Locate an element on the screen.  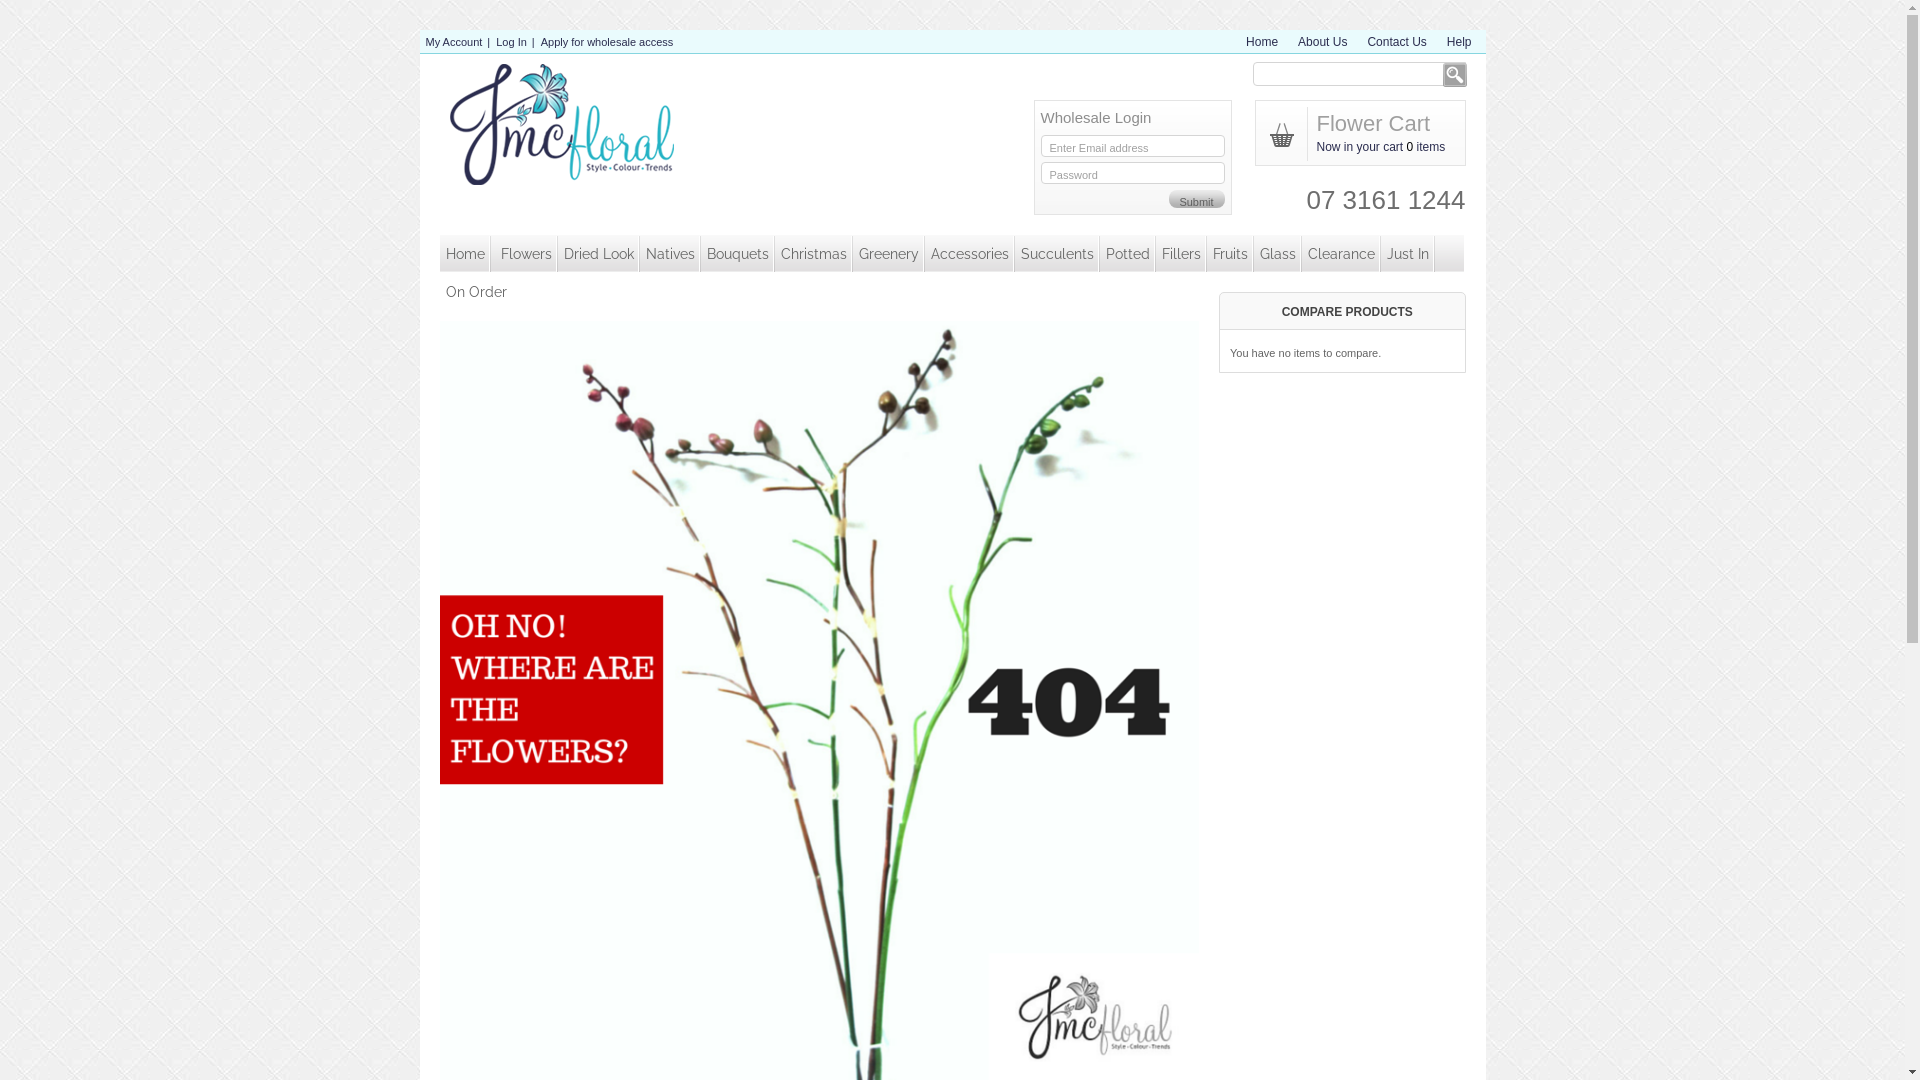
'Just In' is located at coordinates (1405, 253).